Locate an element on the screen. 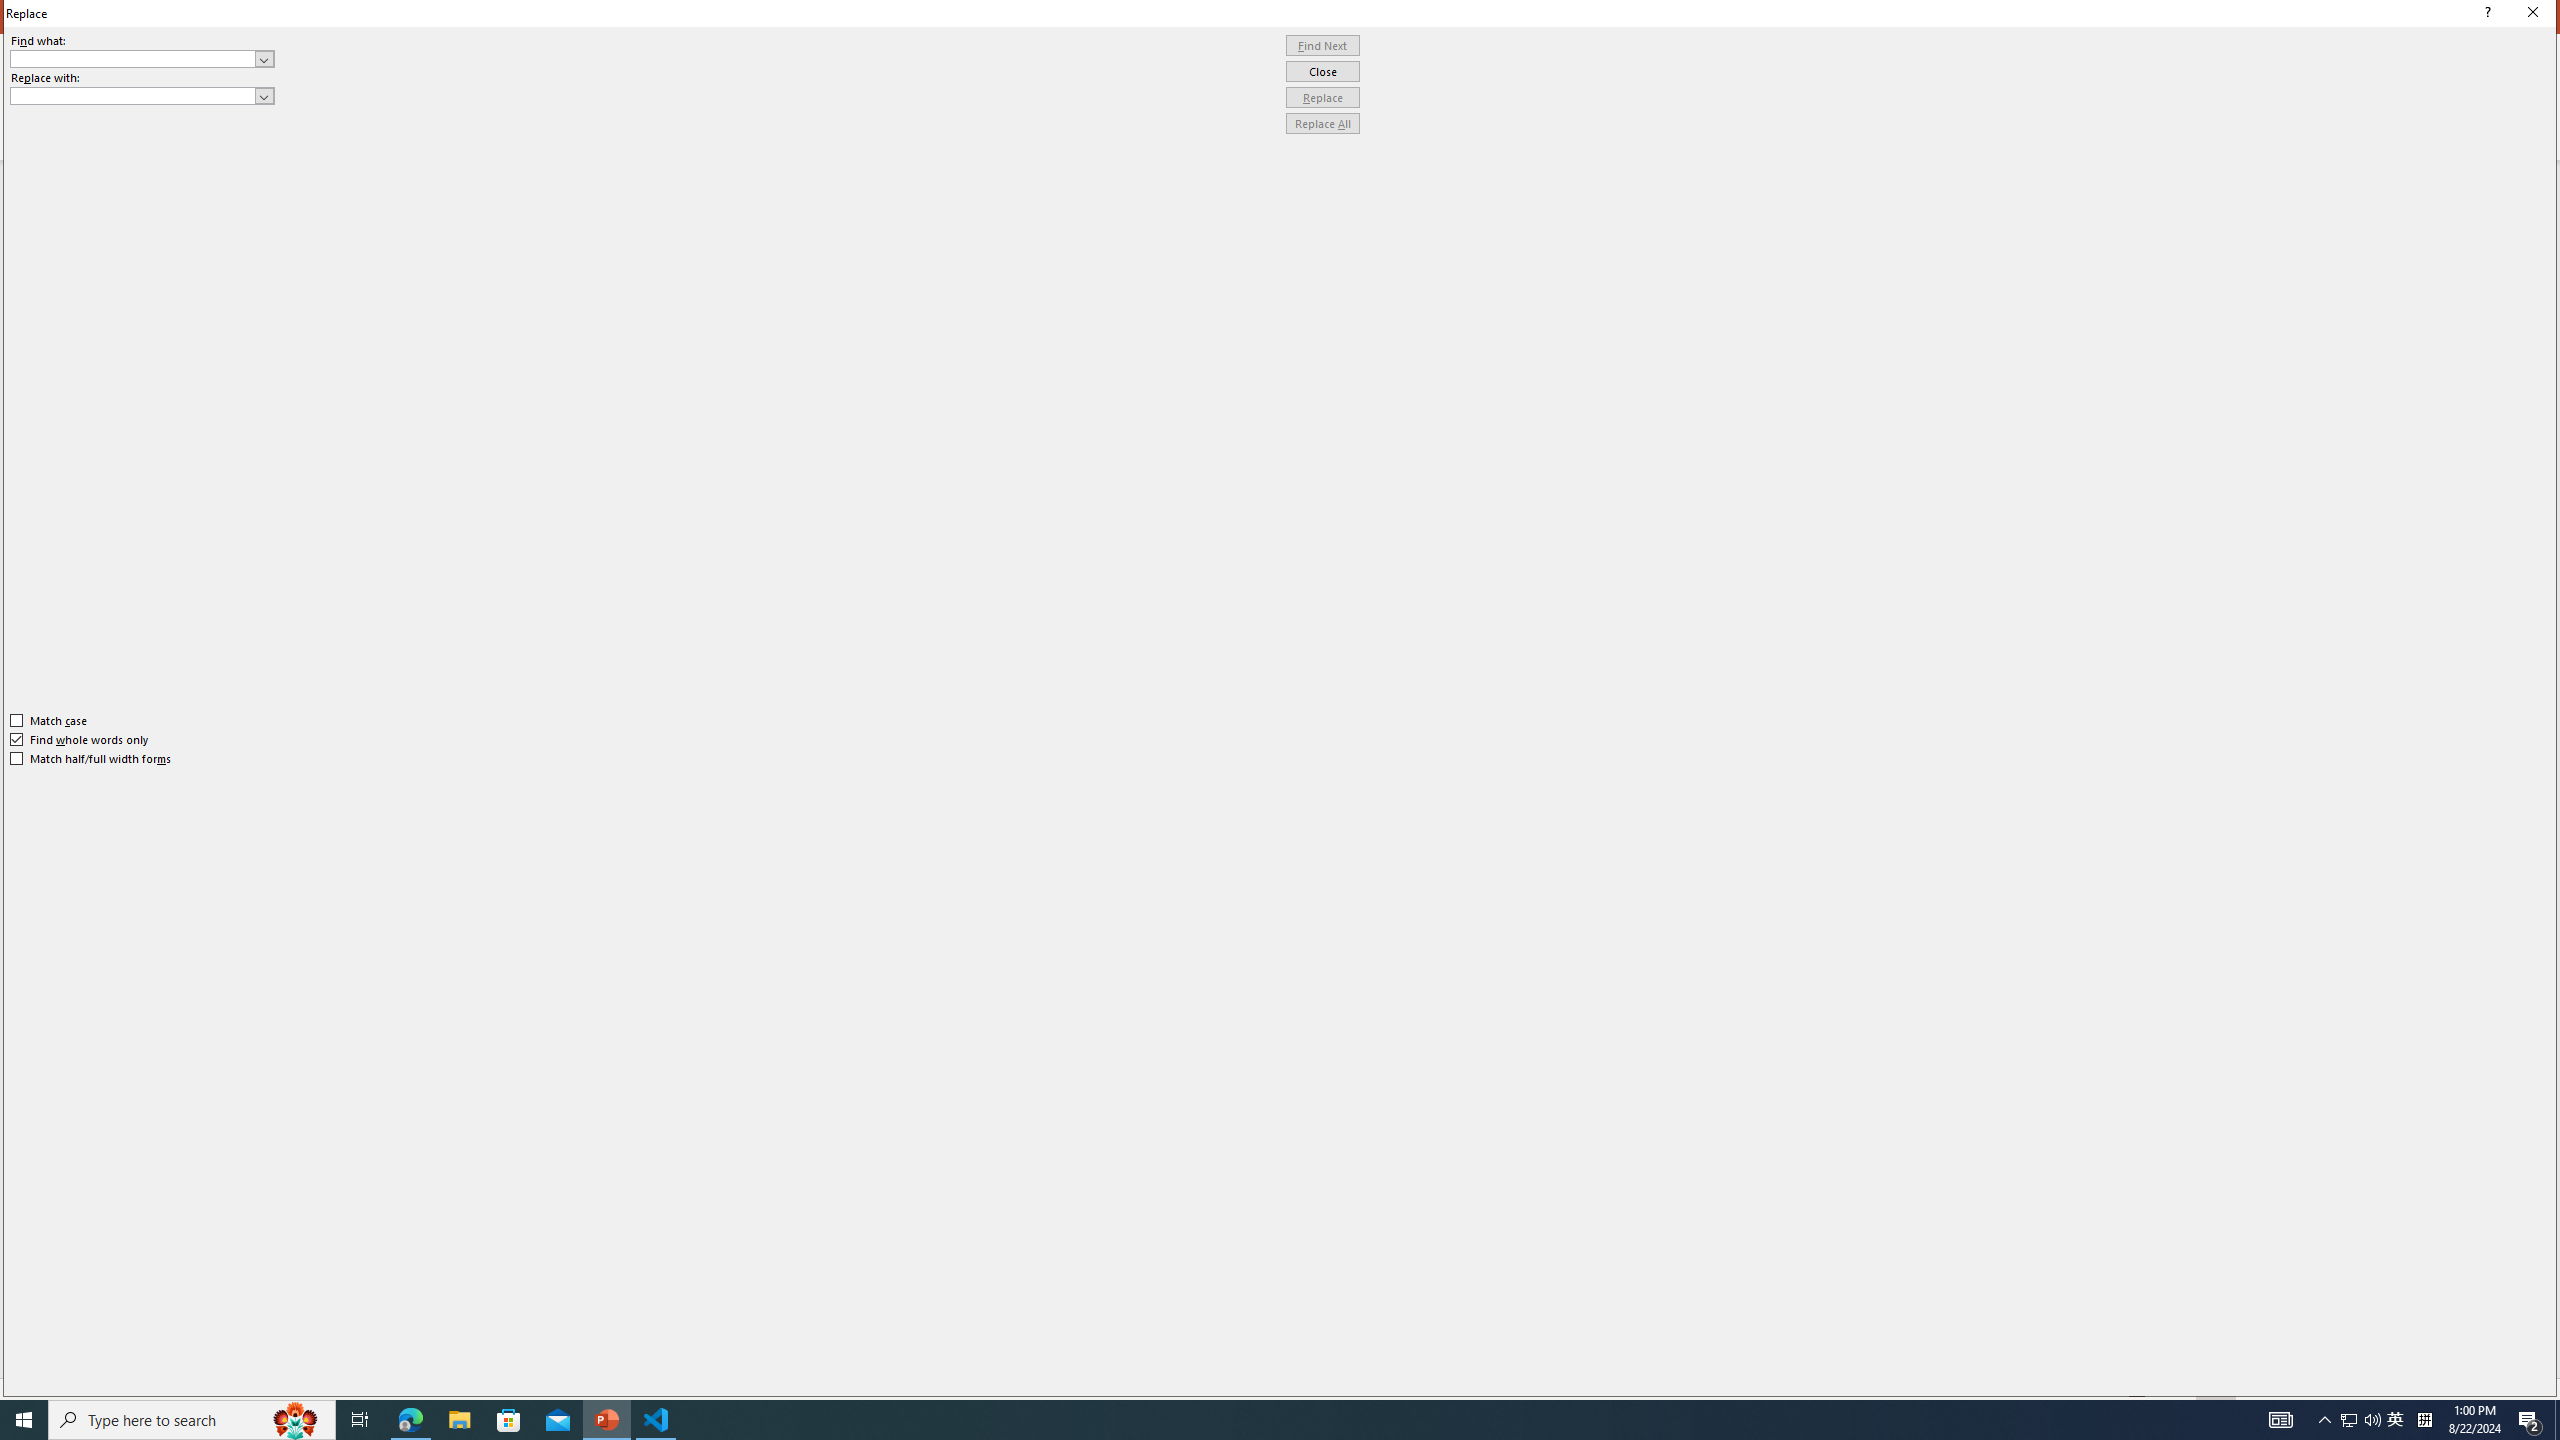 The height and width of the screenshot is (1440, 2560). 'Replace with' is located at coordinates (133, 95).